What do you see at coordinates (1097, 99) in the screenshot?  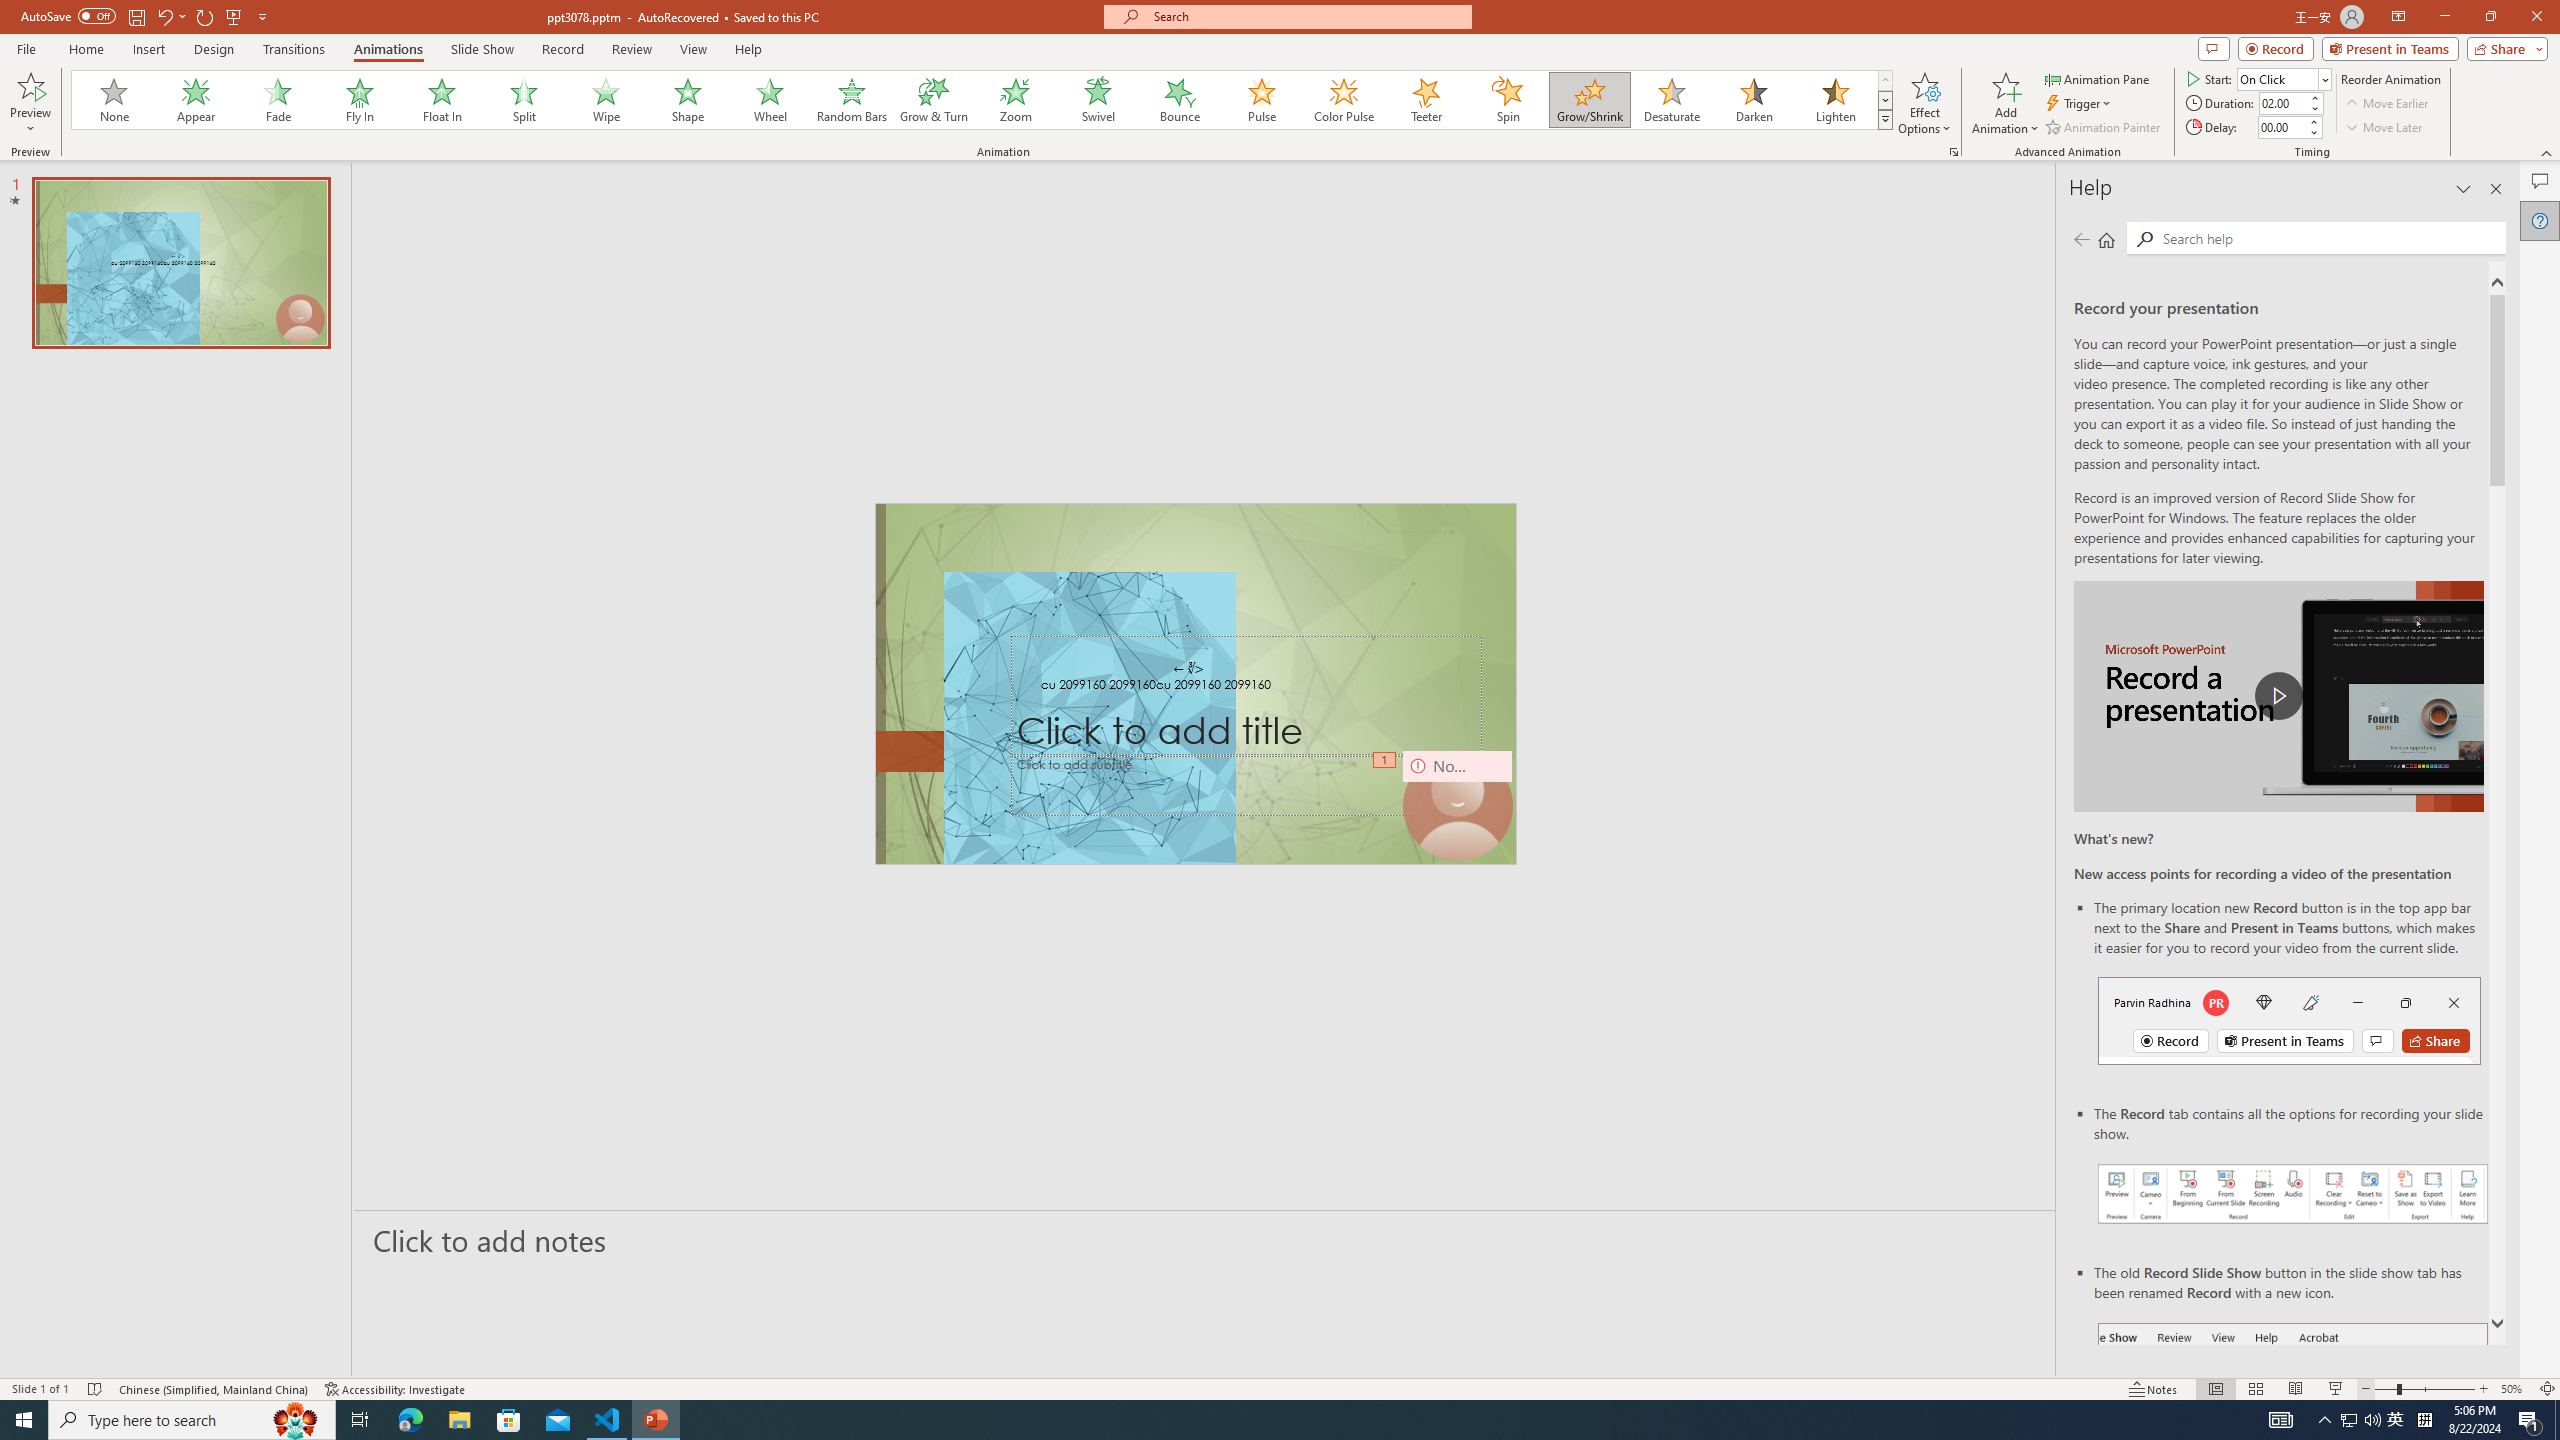 I see `'Swivel'` at bounding box center [1097, 99].